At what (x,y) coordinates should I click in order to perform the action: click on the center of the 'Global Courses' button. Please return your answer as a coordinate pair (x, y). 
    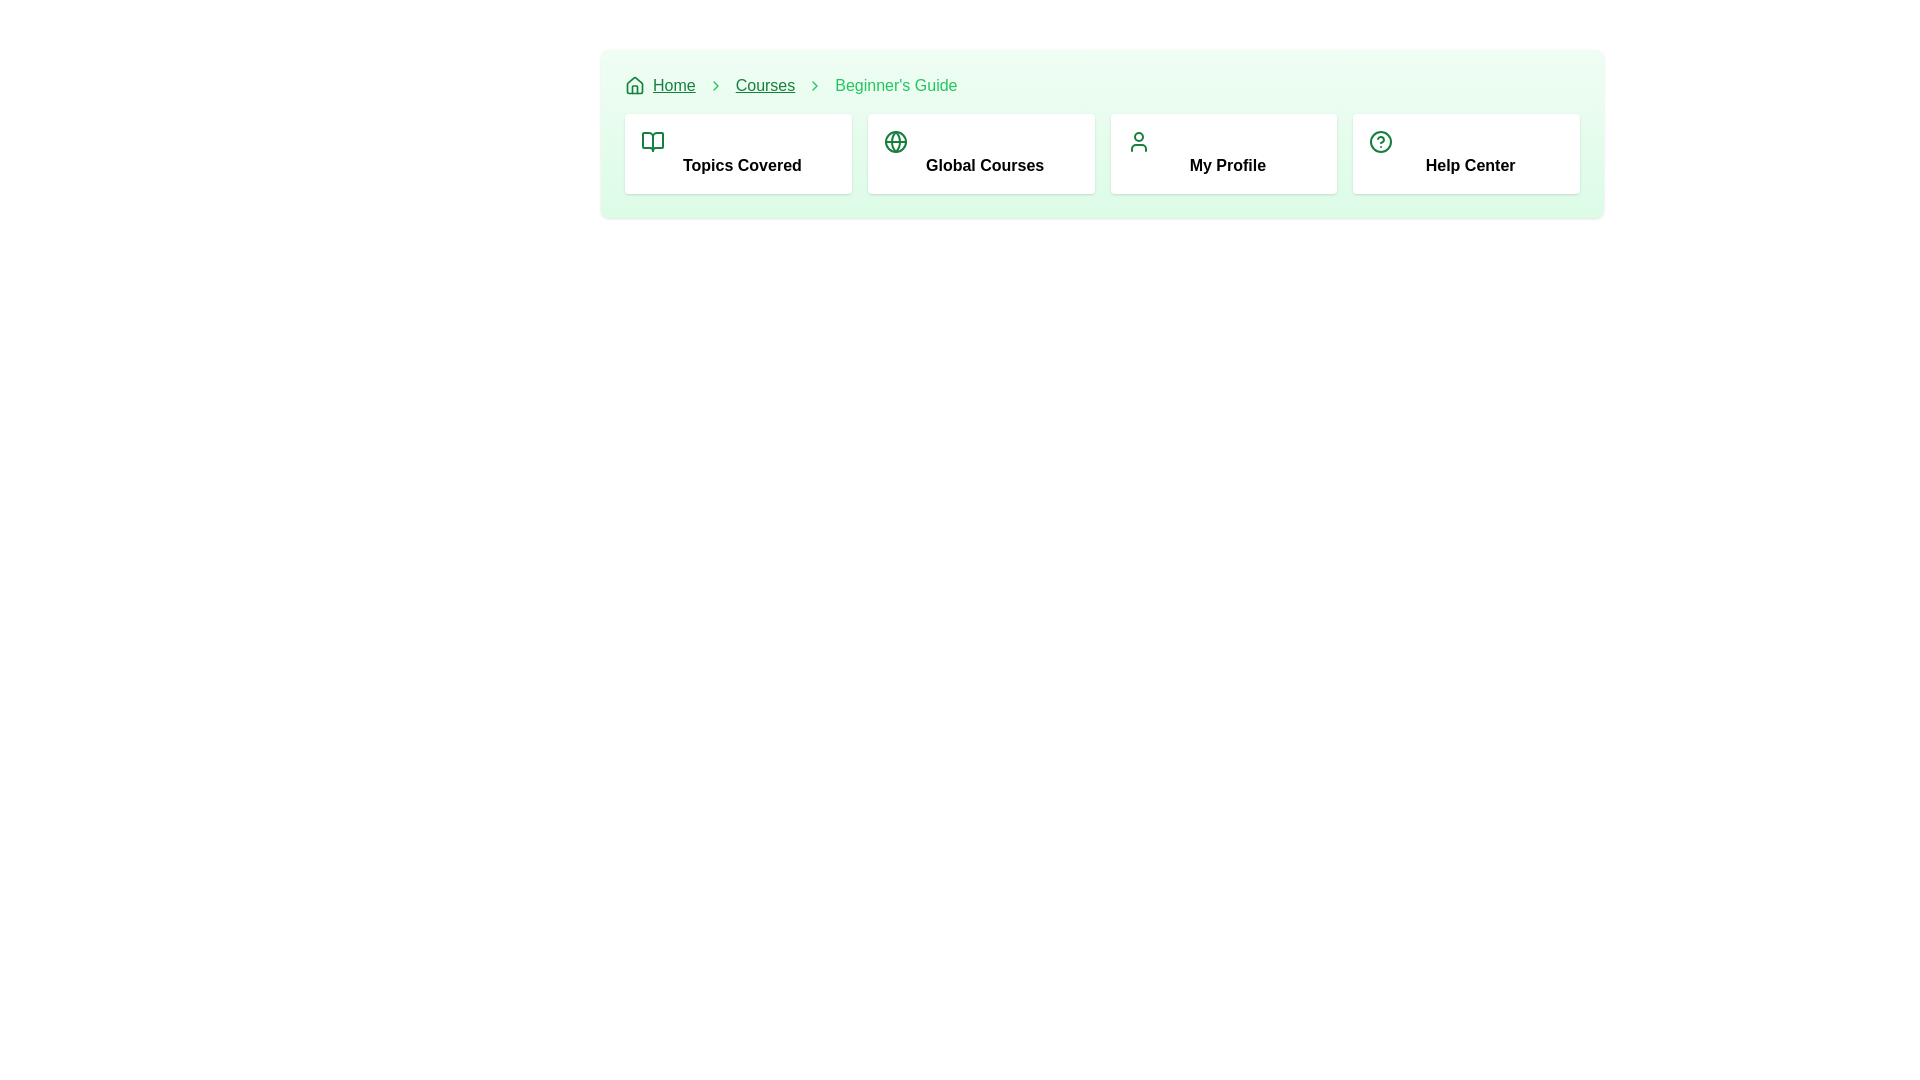
    Looking at the image, I should click on (981, 153).